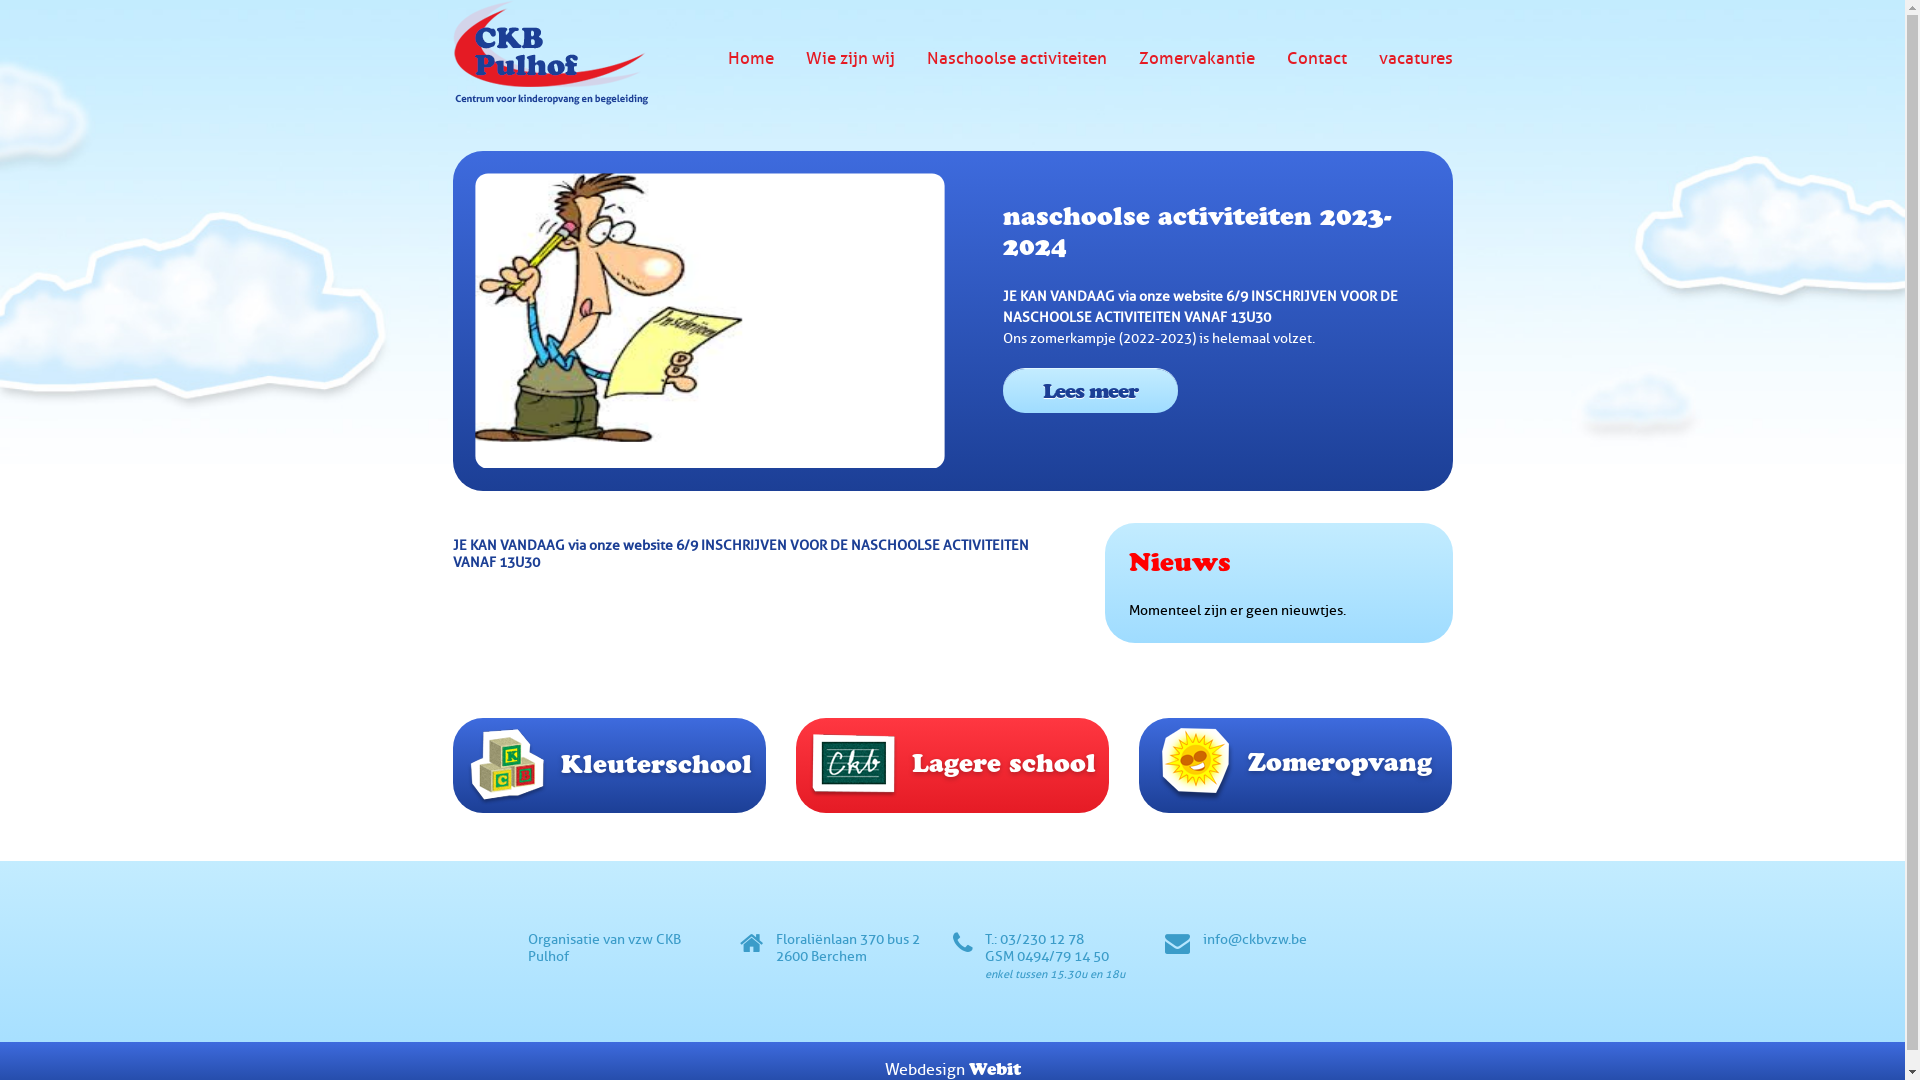 The image size is (1920, 1080). I want to click on 'Zomeropvang', so click(1295, 762).